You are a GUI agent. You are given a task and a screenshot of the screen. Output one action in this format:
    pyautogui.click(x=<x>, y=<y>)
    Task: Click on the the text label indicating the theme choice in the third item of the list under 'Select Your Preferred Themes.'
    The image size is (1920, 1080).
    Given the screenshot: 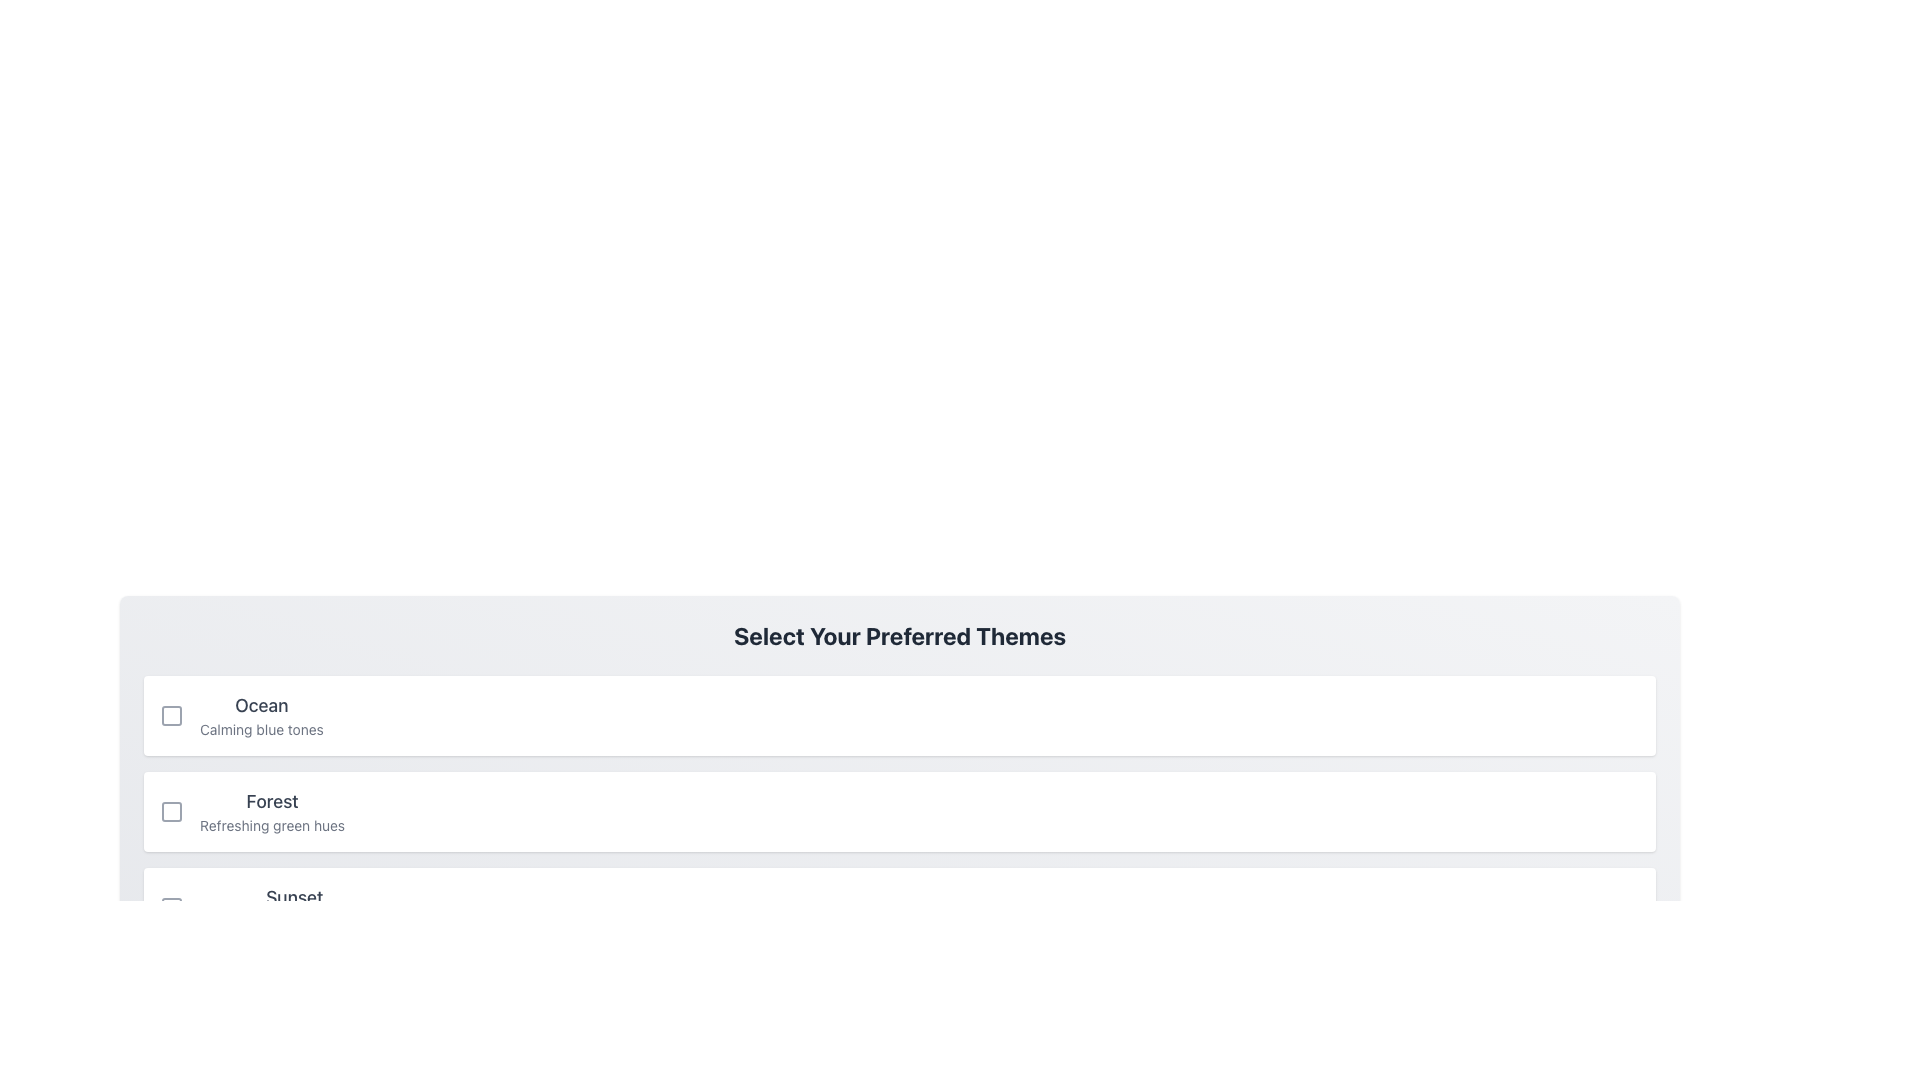 What is the action you would take?
    pyautogui.click(x=293, y=897)
    